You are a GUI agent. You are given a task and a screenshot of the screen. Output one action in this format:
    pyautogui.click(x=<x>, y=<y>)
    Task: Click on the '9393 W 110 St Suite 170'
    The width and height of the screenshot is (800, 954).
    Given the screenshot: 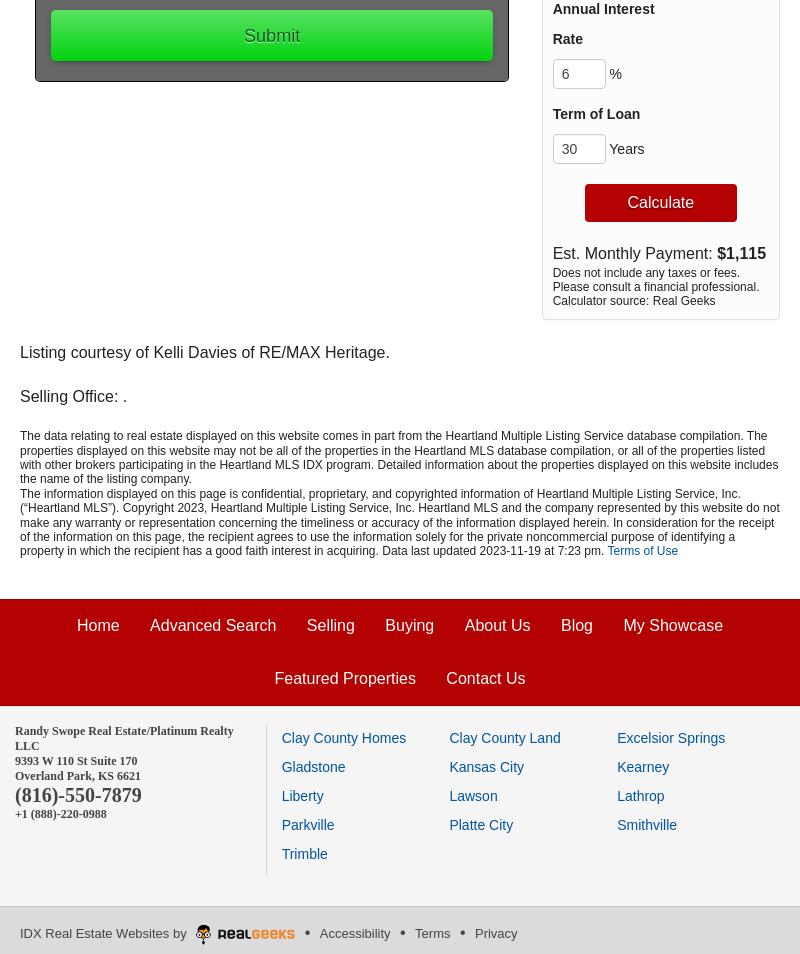 What is the action you would take?
    pyautogui.click(x=77, y=761)
    